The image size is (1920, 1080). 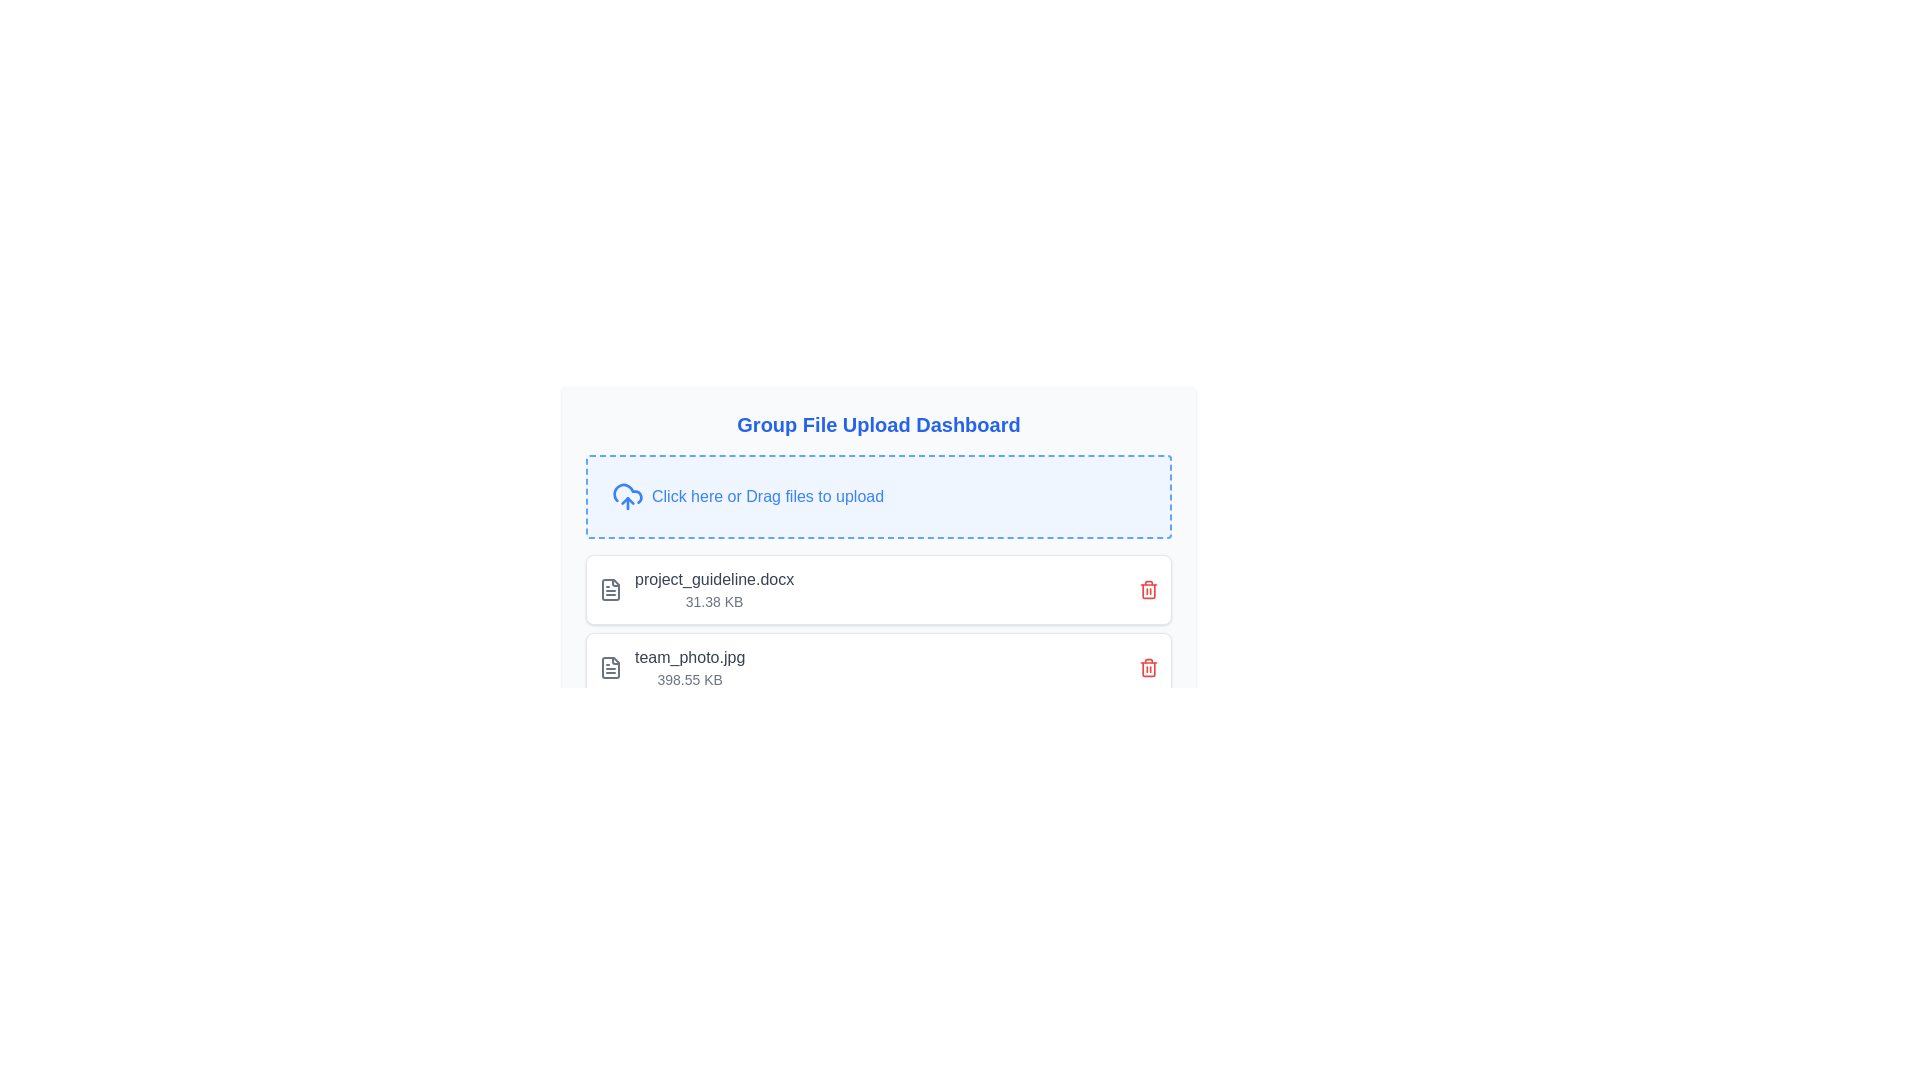 What do you see at coordinates (714, 589) in the screenshot?
I see `the text label displaying the filename and size for 'team_photo.jpg'` at bounding box center [714, 589].